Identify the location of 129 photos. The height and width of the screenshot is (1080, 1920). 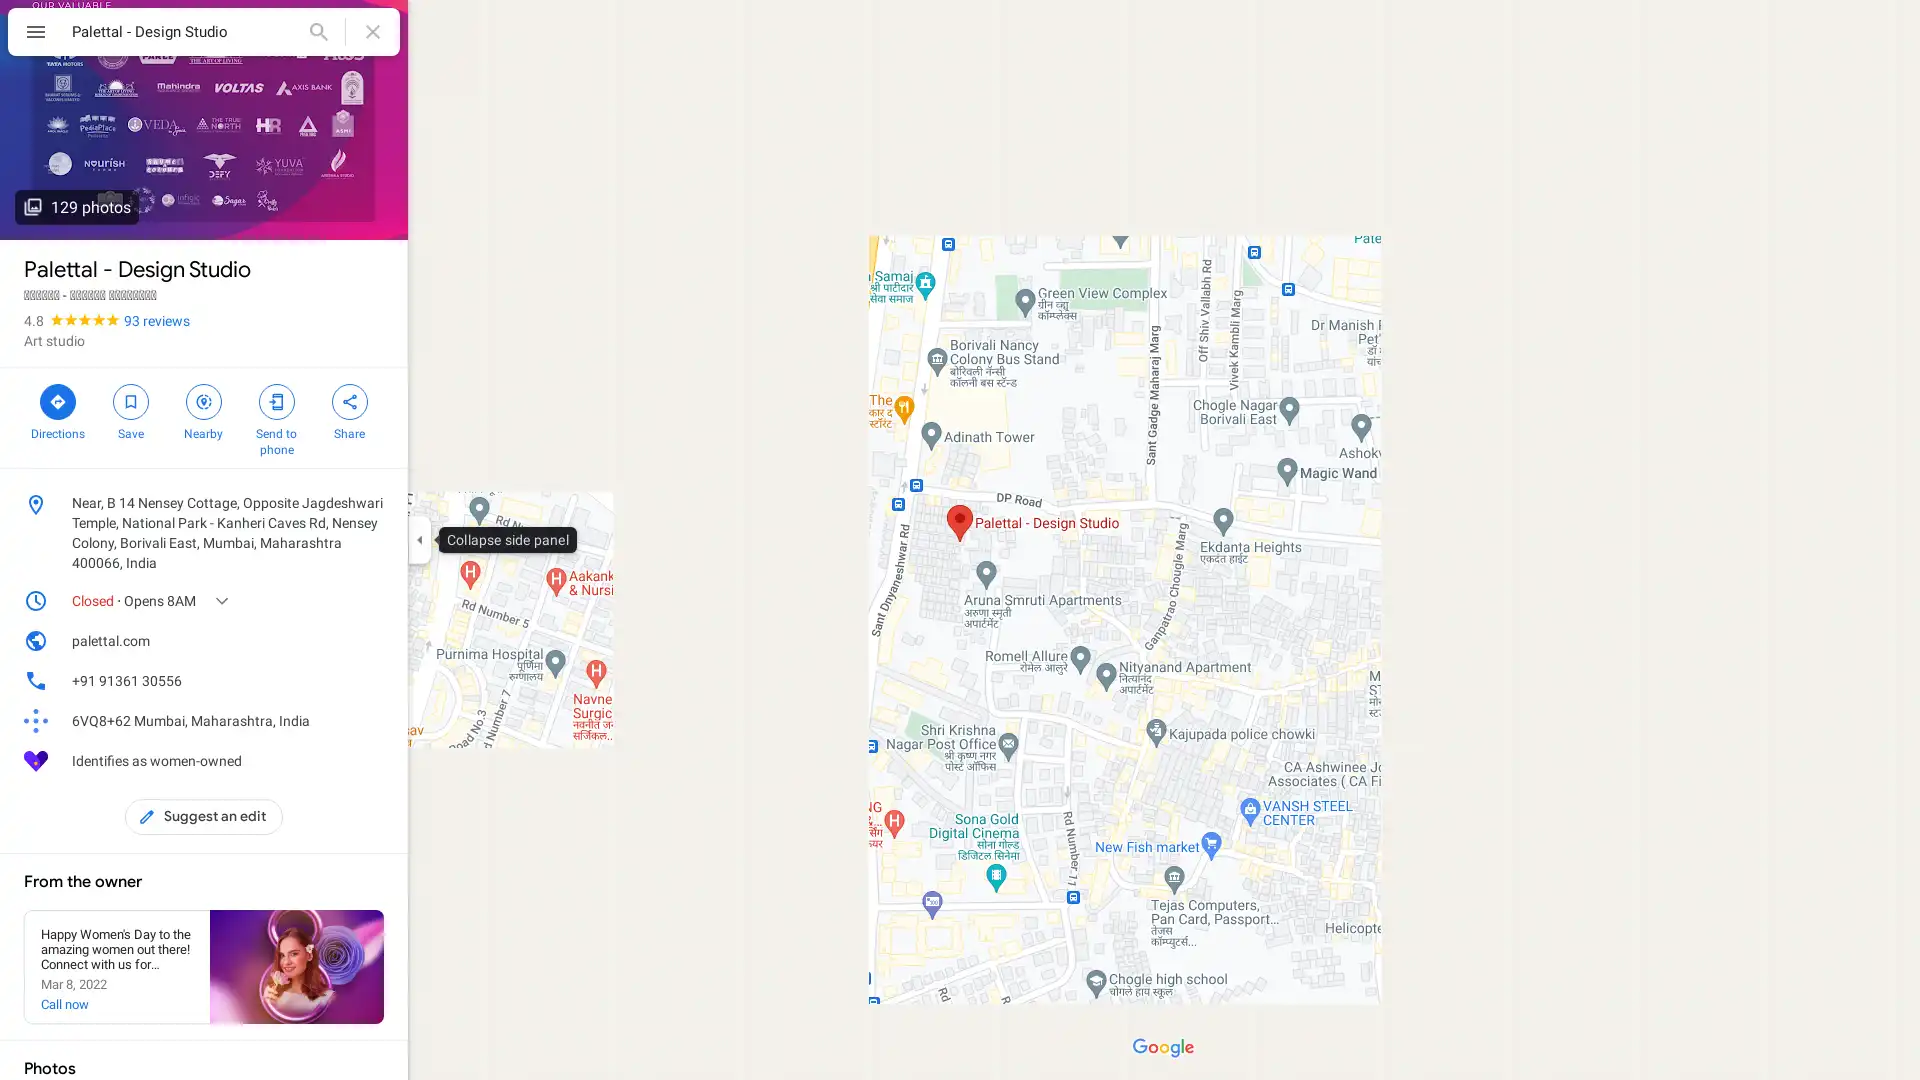
(76, 207).